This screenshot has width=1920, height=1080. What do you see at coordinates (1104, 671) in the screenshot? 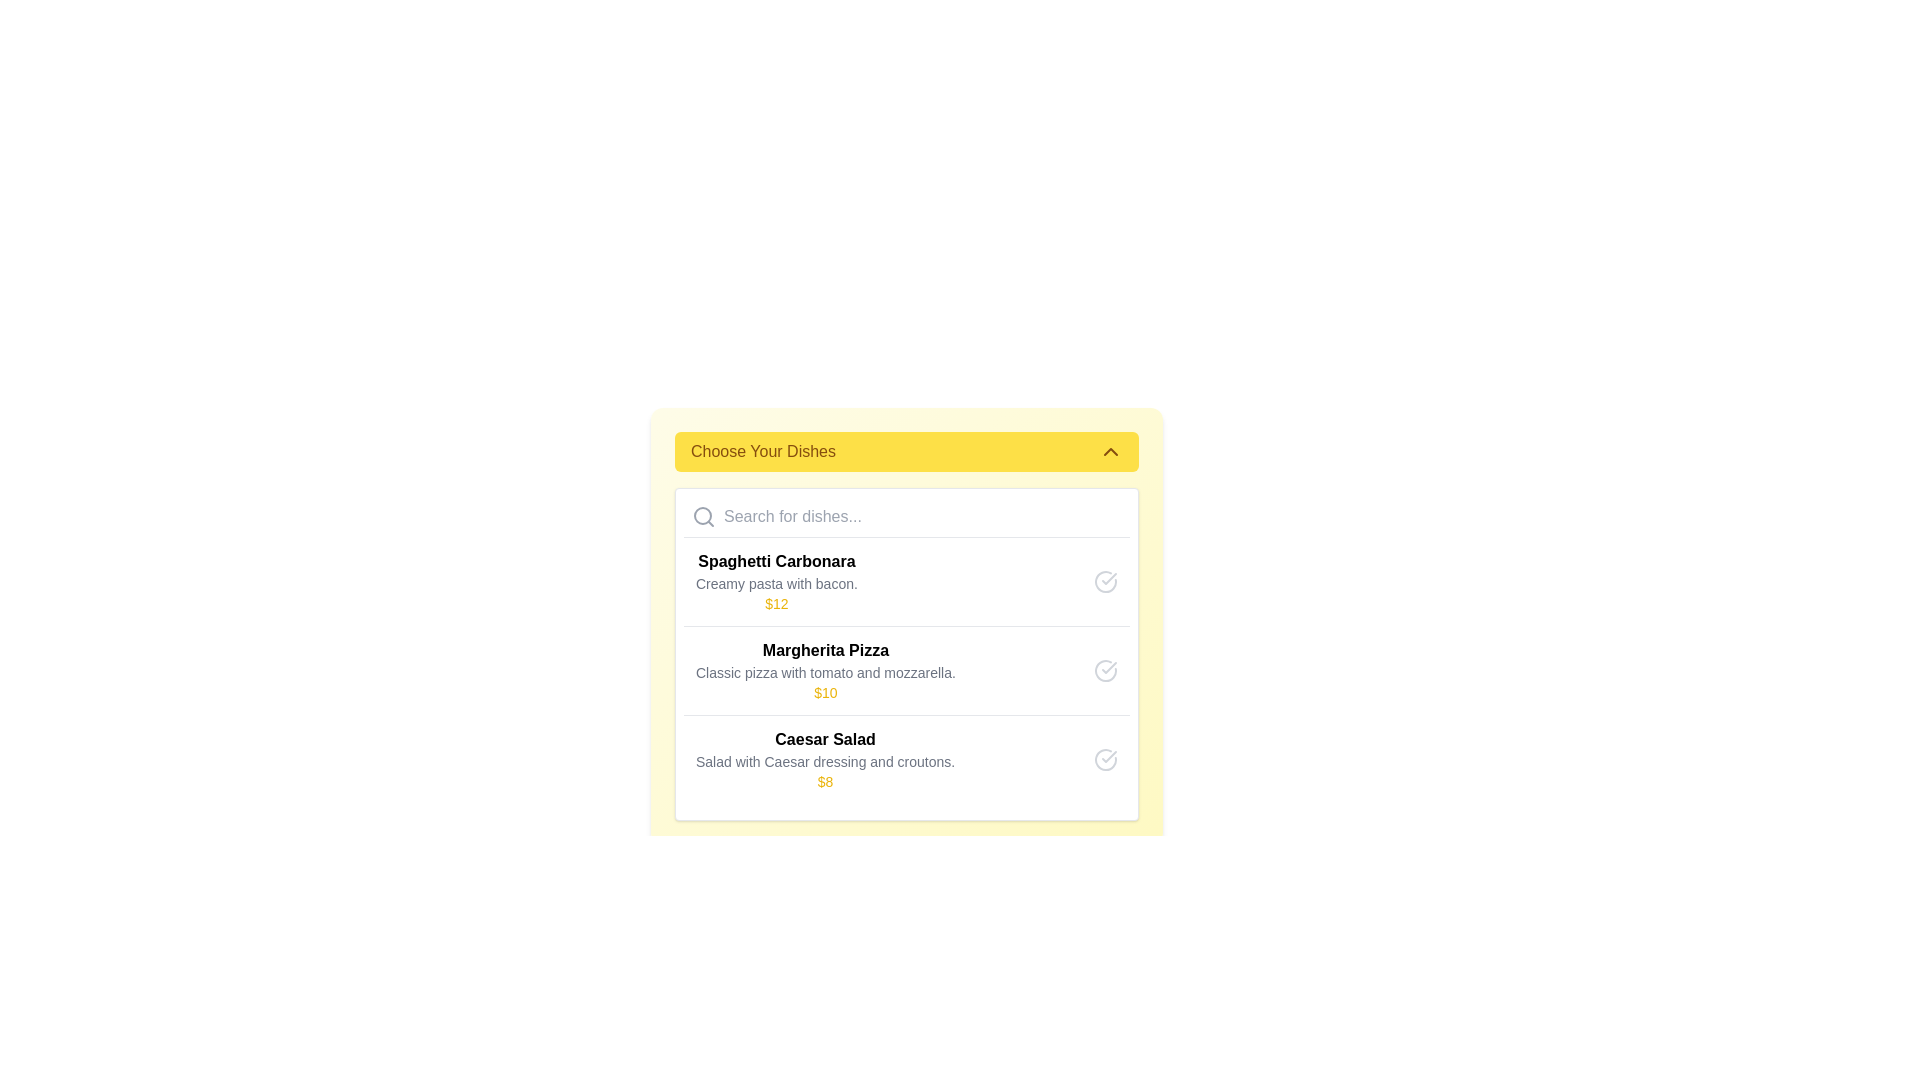
I see `the icon located to the far right of the 'Margherita Pizza' section` at bounding box center [1104, 671].